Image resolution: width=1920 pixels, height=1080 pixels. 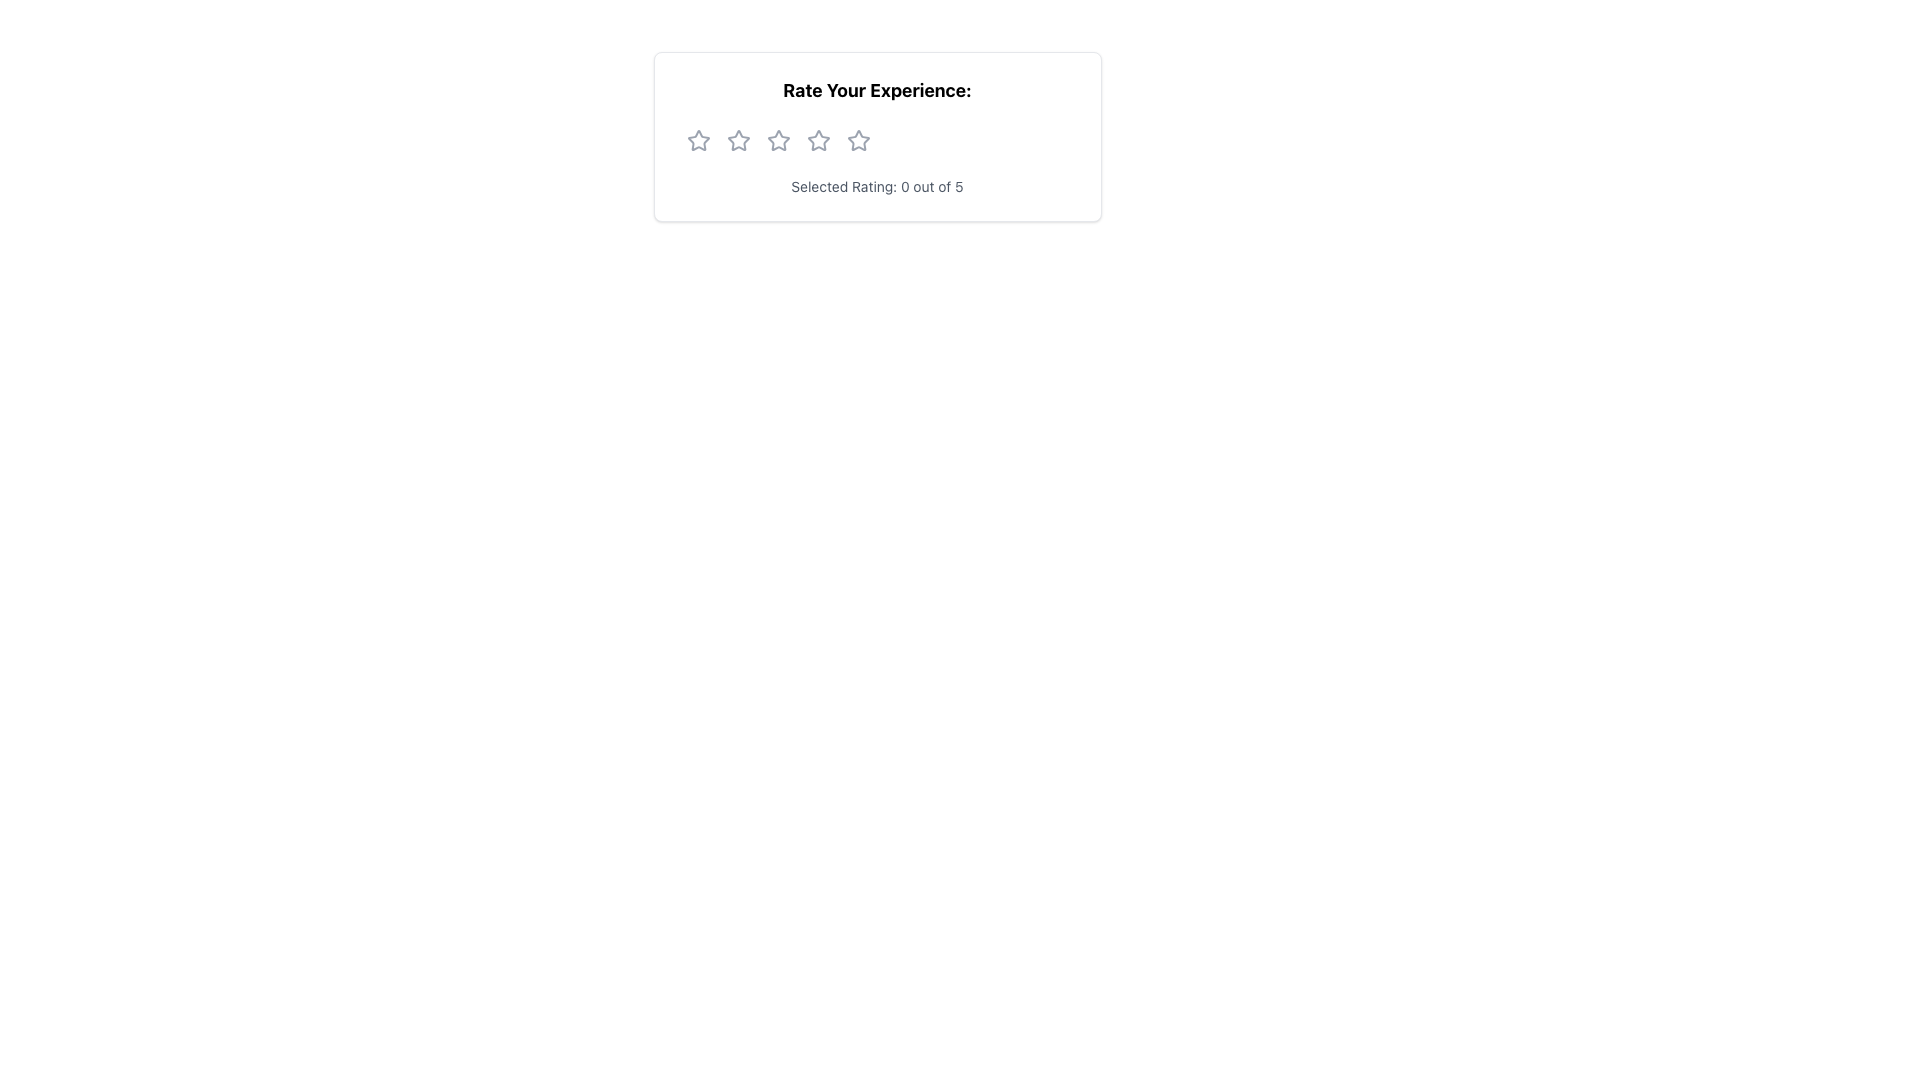 What do you see at coordinates (877, 186) in the screenshot?
I see `the text label that displays the currently selected rating out of 5, positioned centrally below the rating stars` at bounding box center [877, 186].